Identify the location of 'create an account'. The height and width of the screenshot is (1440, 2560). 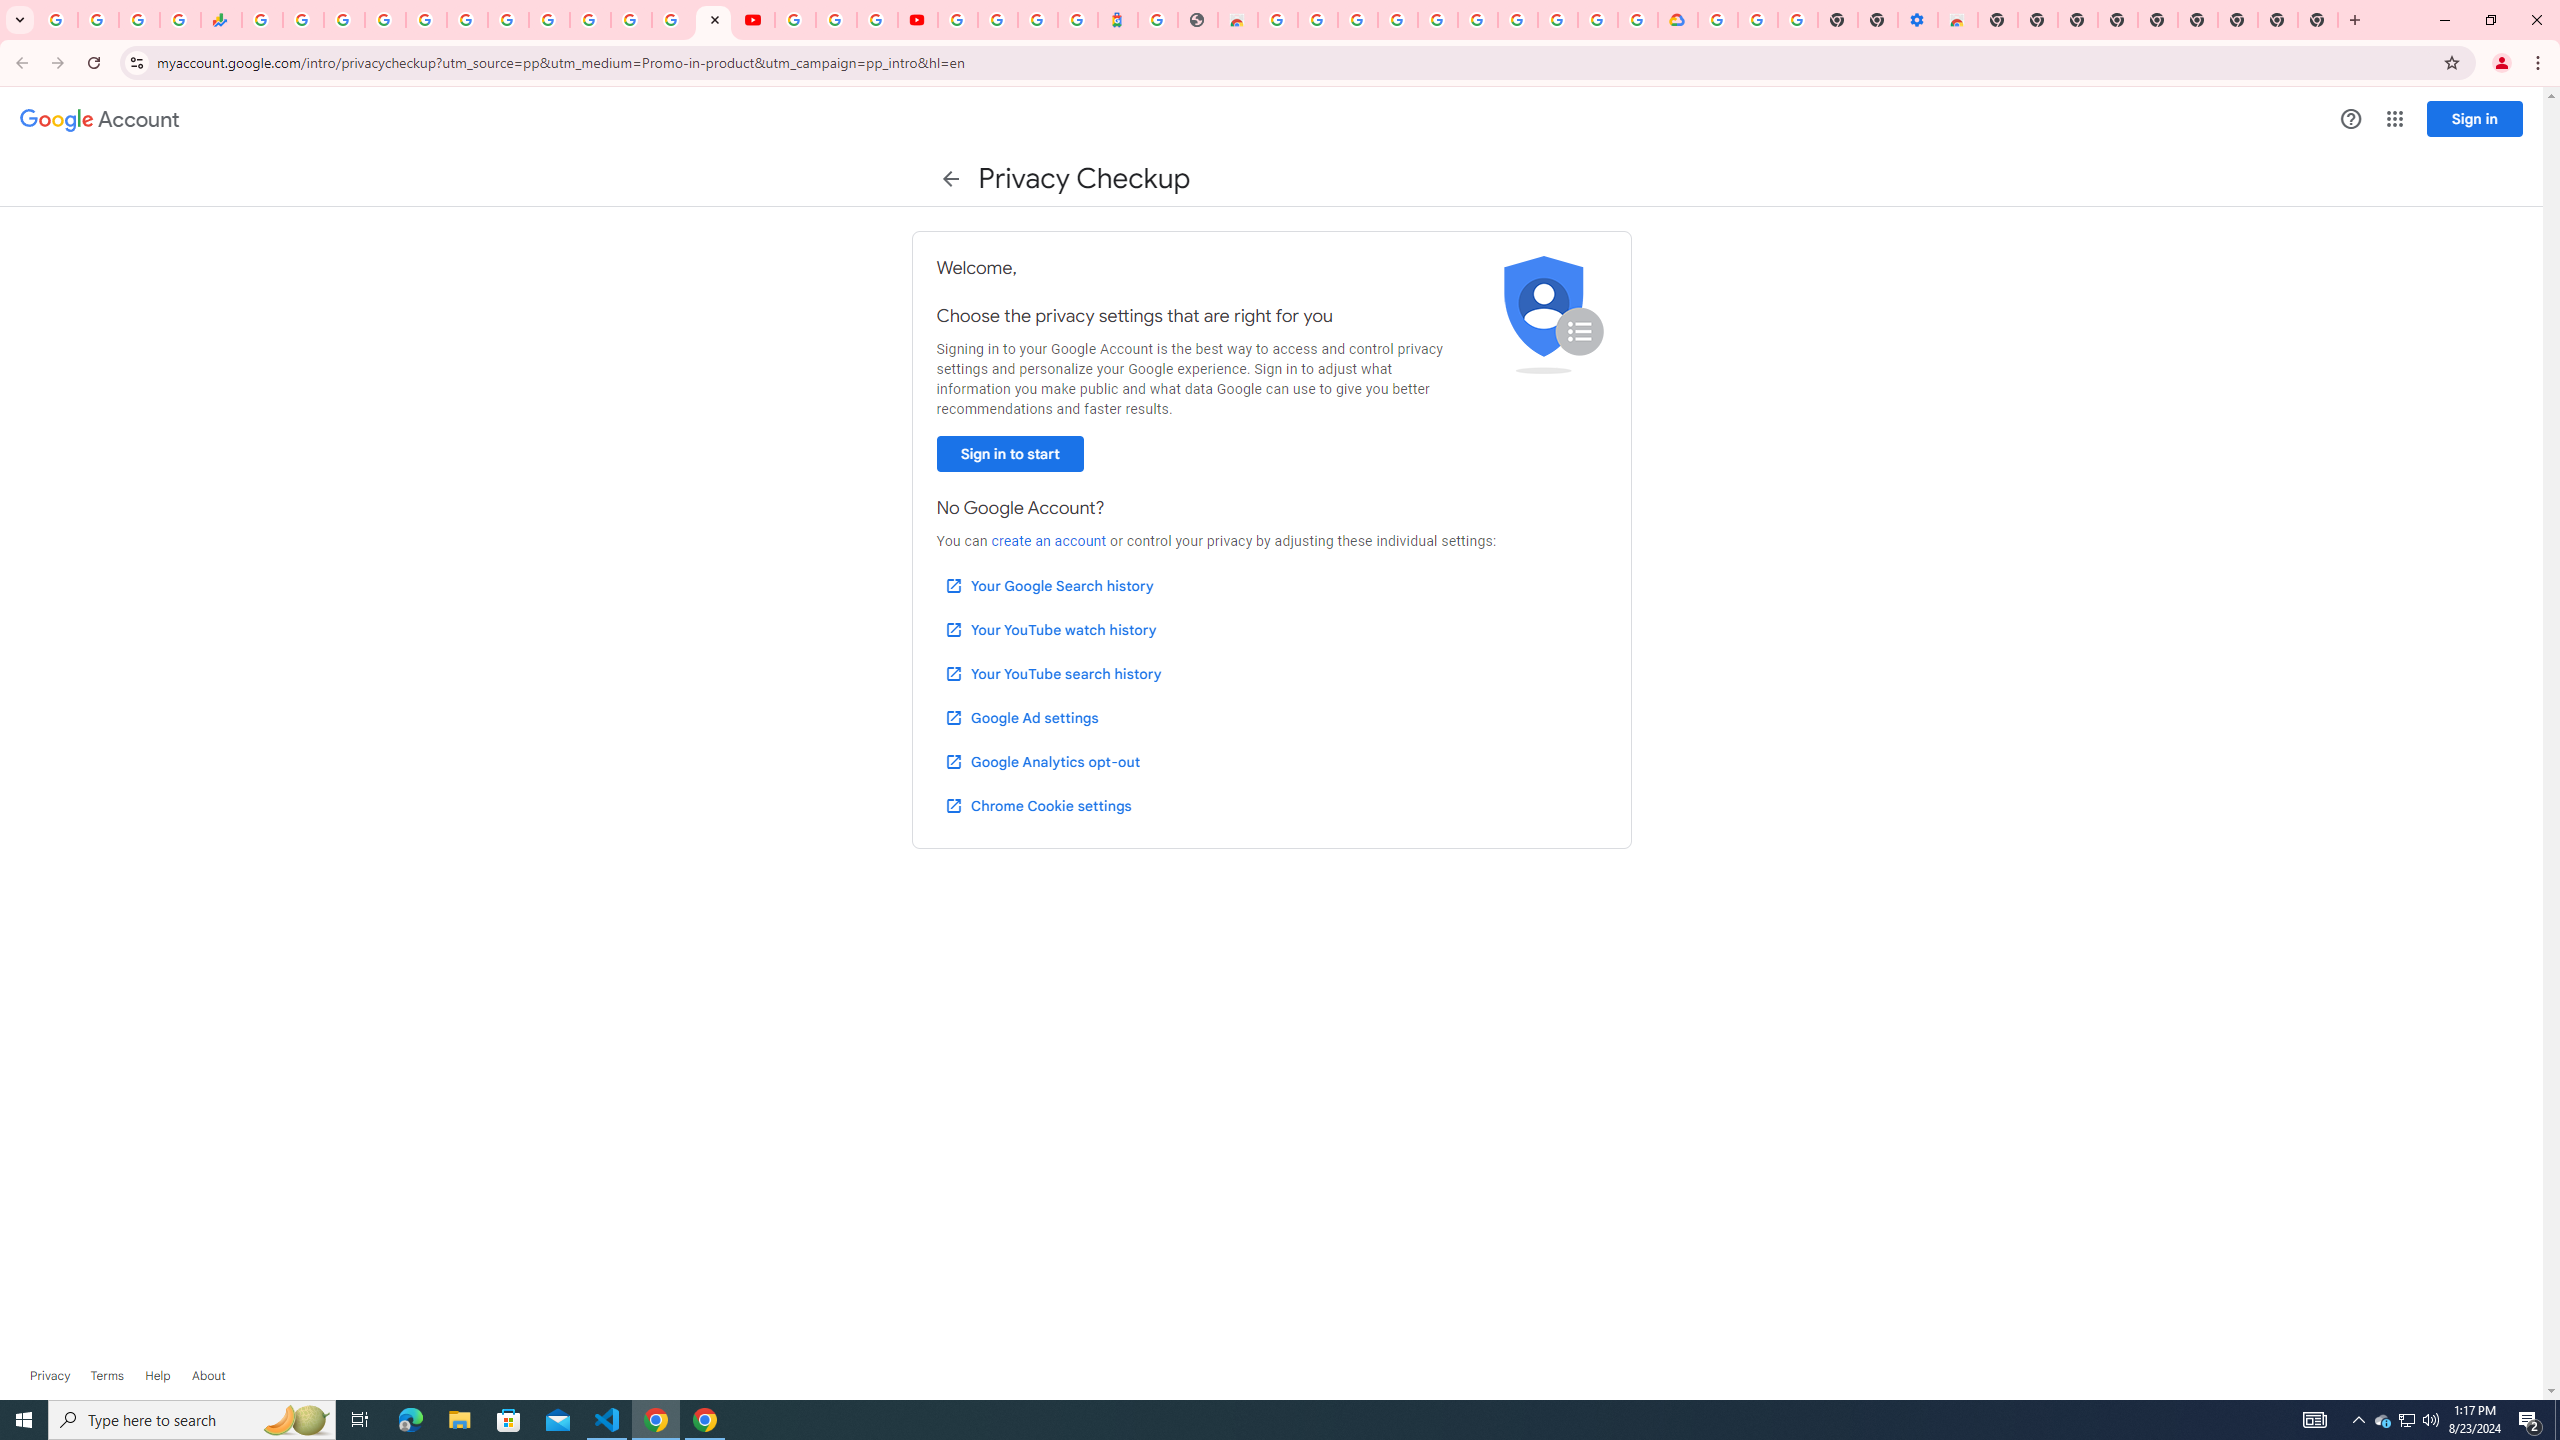
(1047, 540).